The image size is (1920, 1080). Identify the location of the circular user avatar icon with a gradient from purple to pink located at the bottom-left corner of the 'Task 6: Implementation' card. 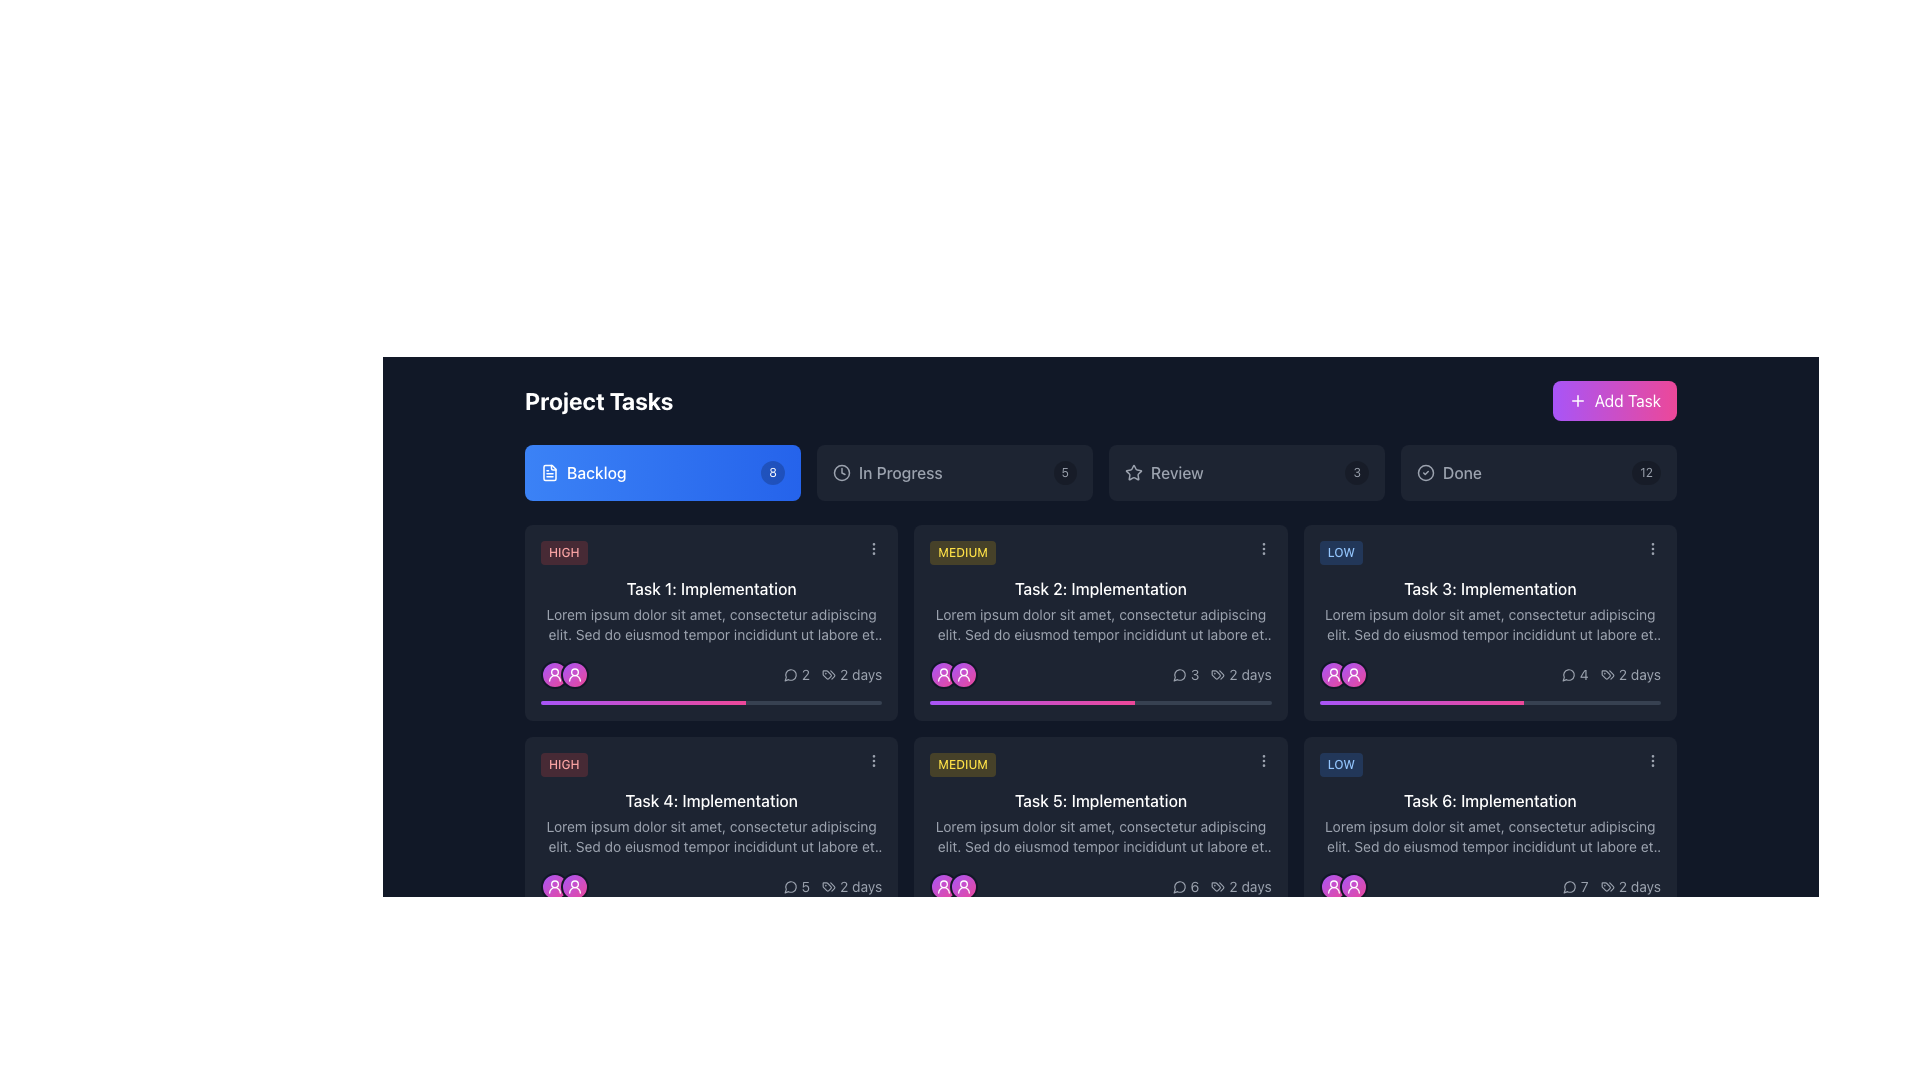
(1333, 886).